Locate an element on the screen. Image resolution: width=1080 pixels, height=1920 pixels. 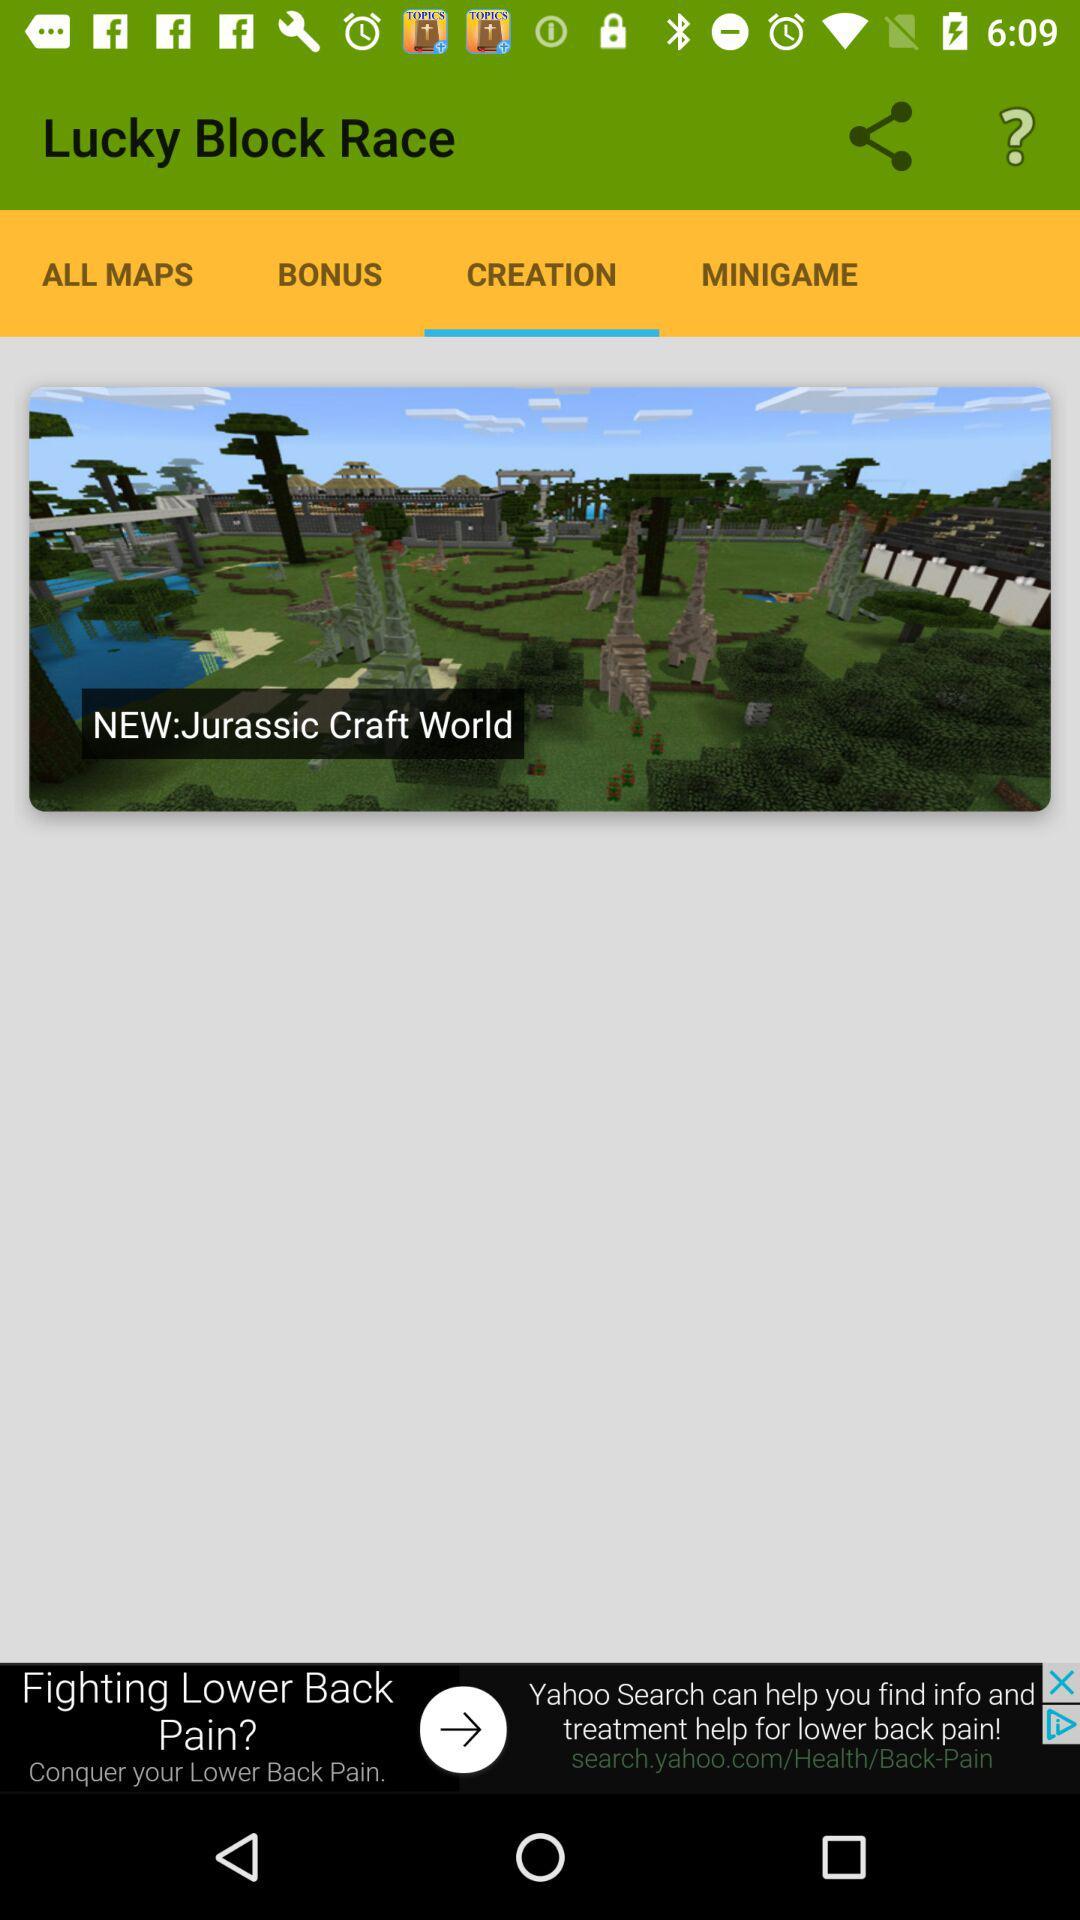
share icon is located at coordinates (879, 136).